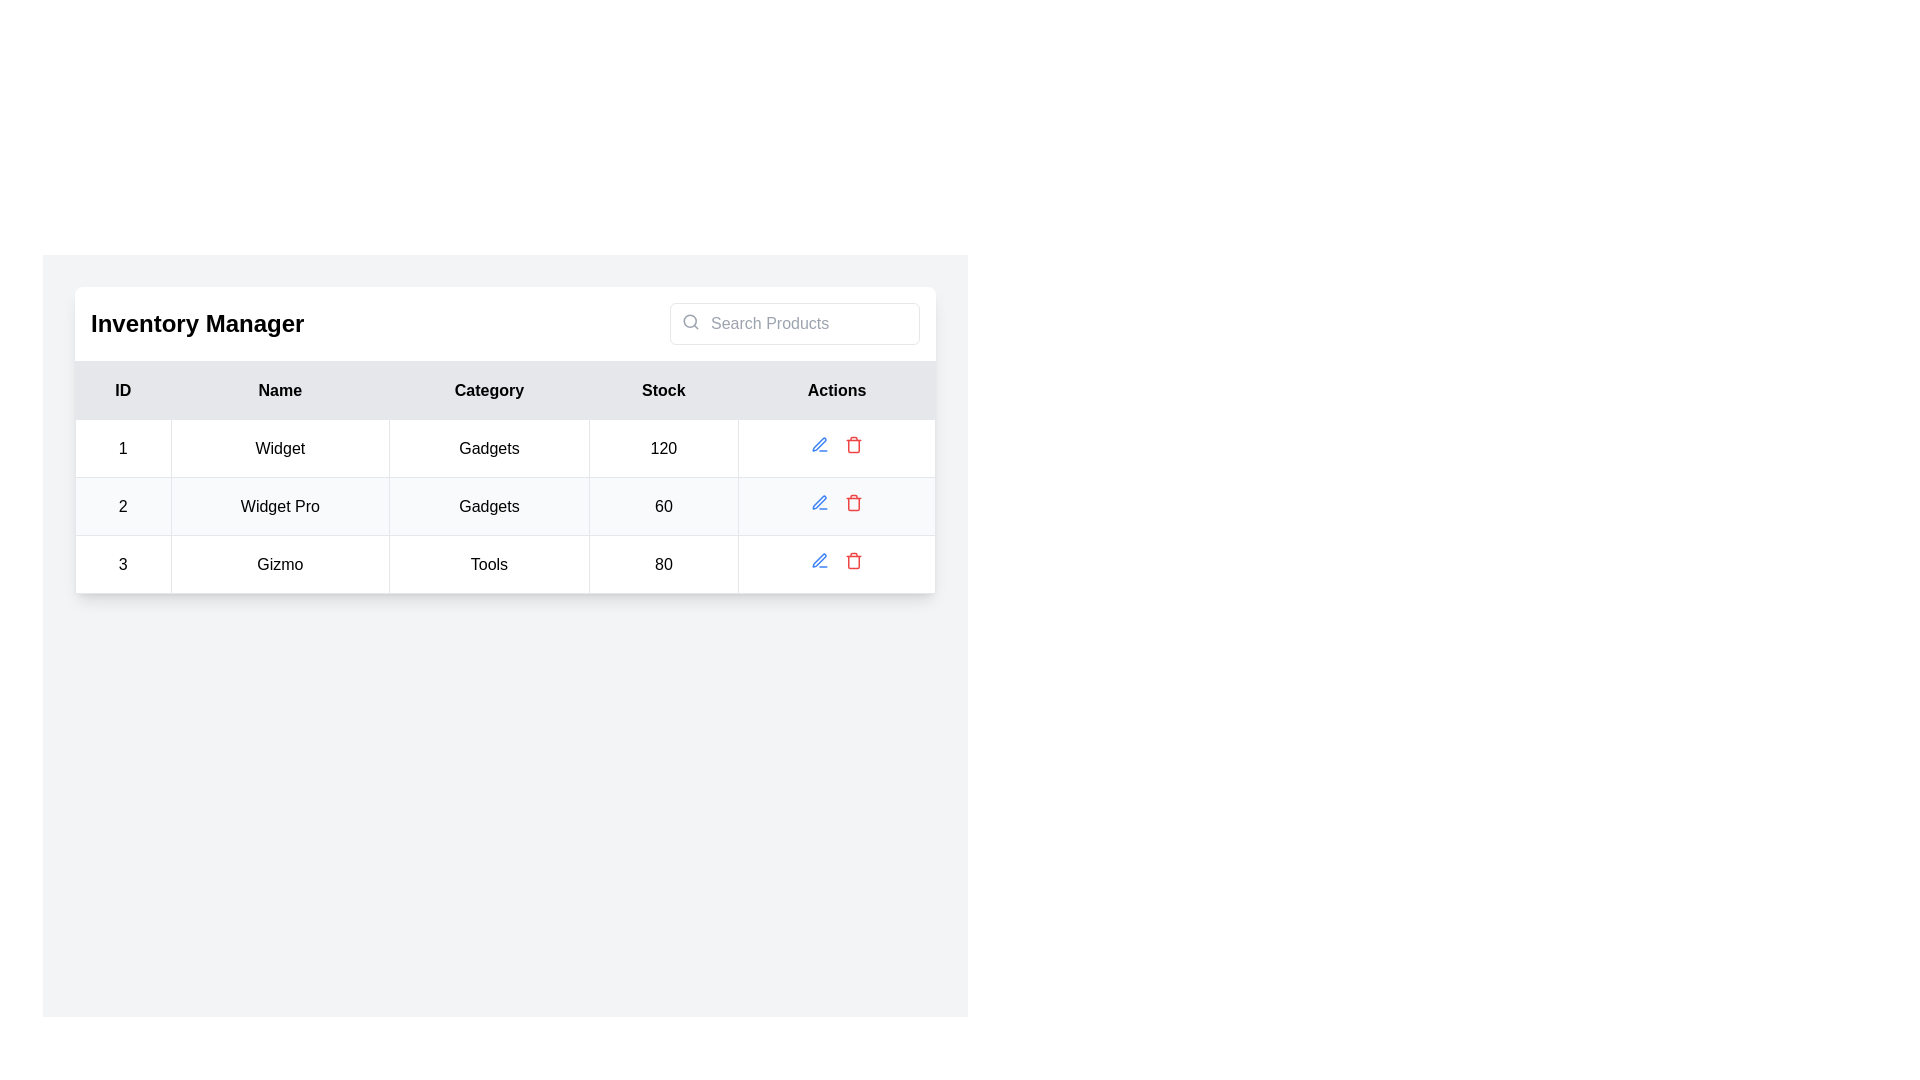 This screenshot has width=1920, height=1080. Describe the element at coordinates (820, 501) in the screenshot. I see `the edit icon button in the Actions column for the 'Widget' product (ID: 1) to change its appearance` at that location.